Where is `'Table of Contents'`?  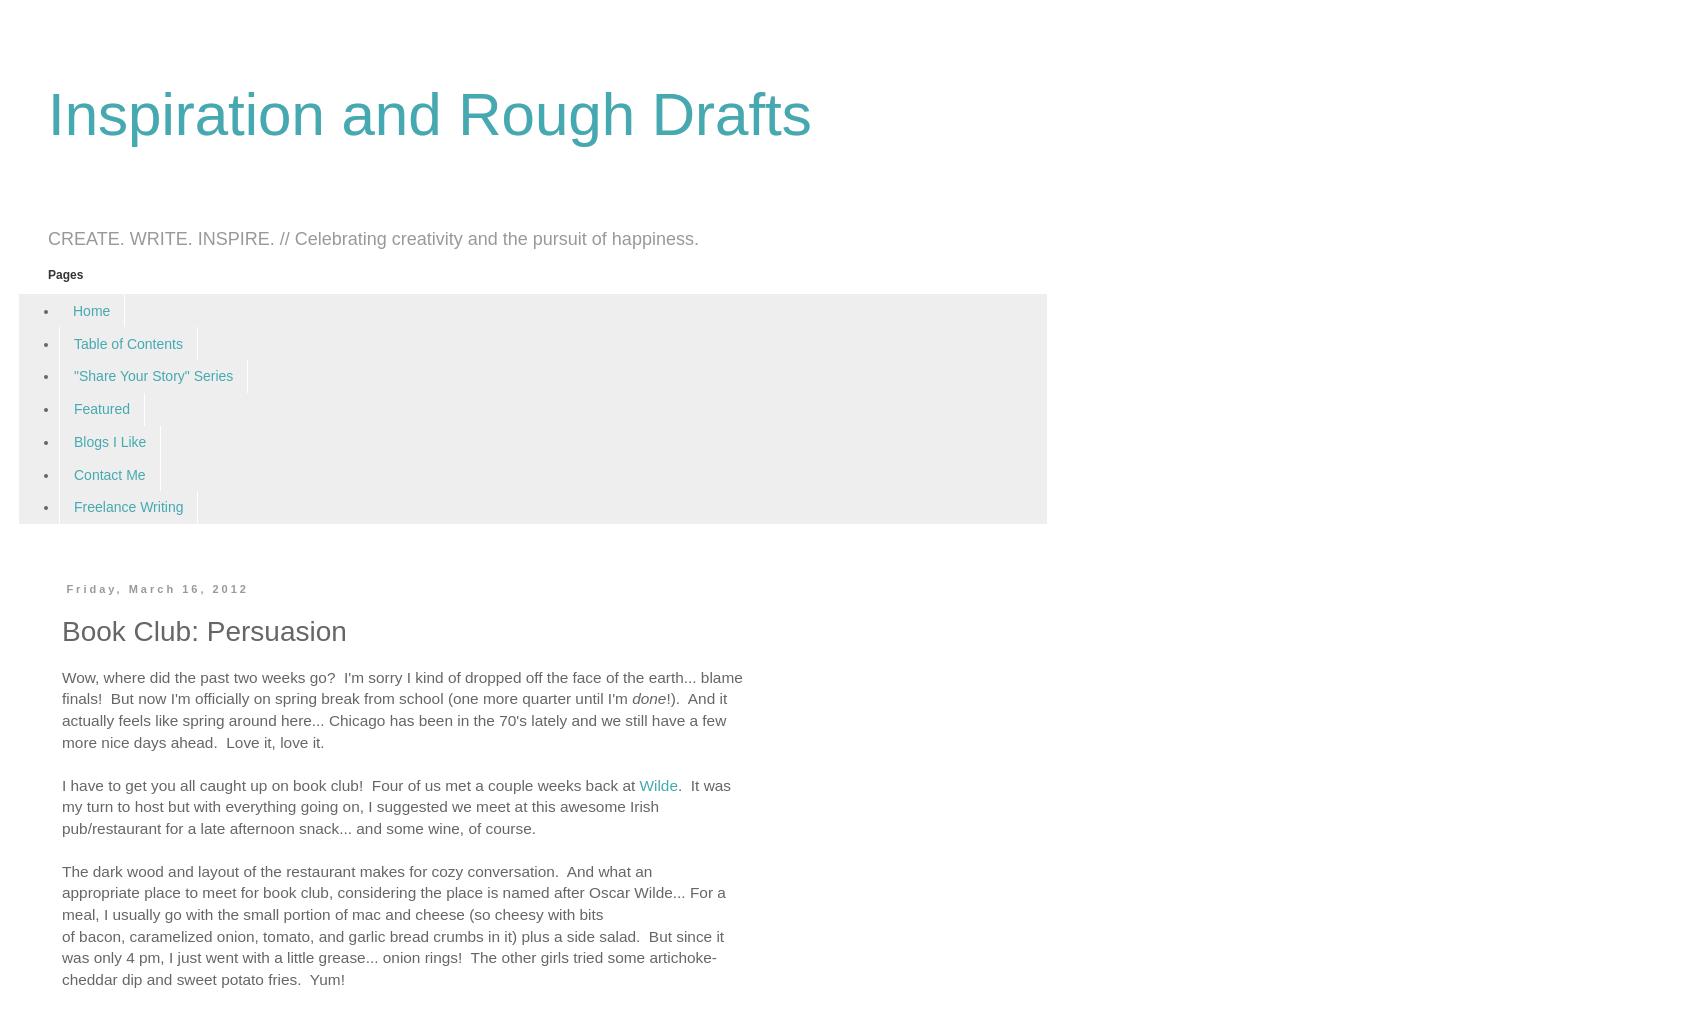 'Table of Contents' is located at coordinates (127, 343).